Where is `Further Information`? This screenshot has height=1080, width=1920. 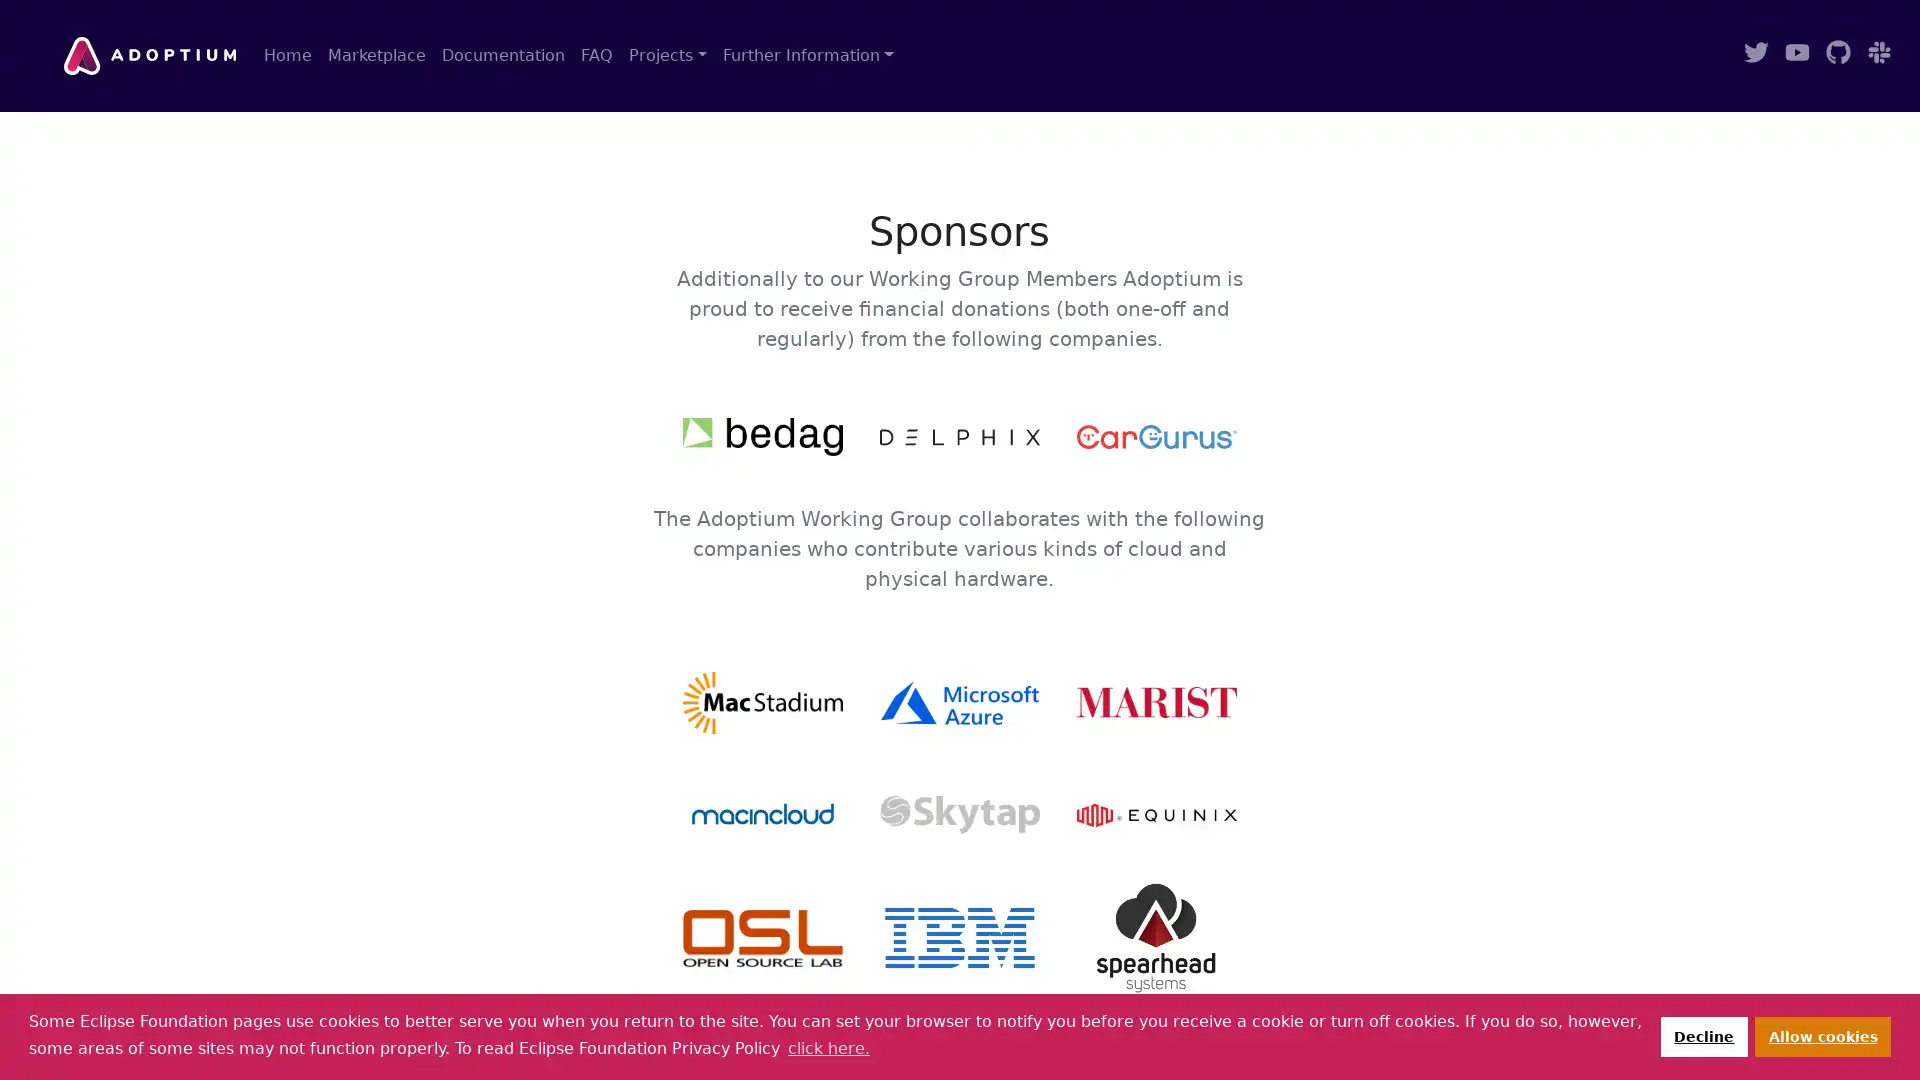 Further Information is located at coordinates (807, 55).